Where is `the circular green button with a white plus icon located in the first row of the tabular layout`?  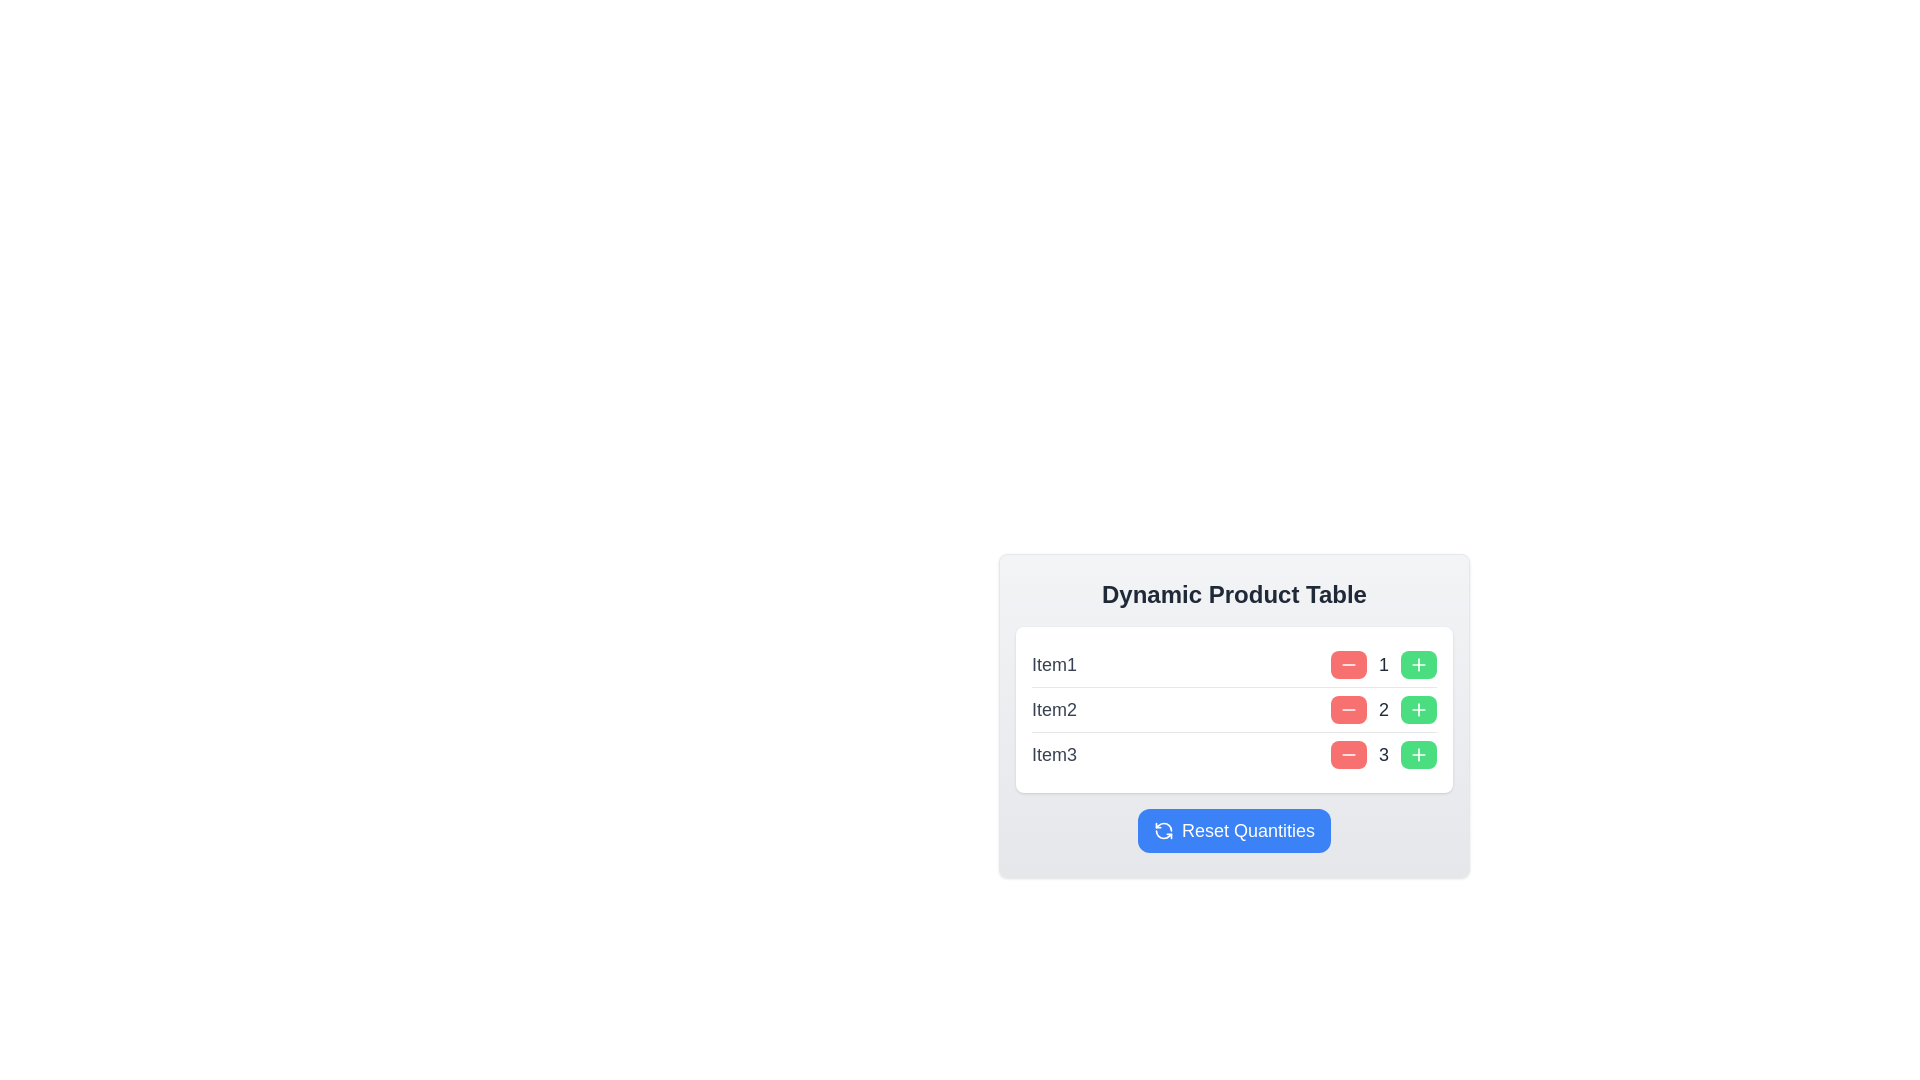
the circular green button with a white plus icon located in the first row of the tabular layout is located at coordinates (1418, 664).